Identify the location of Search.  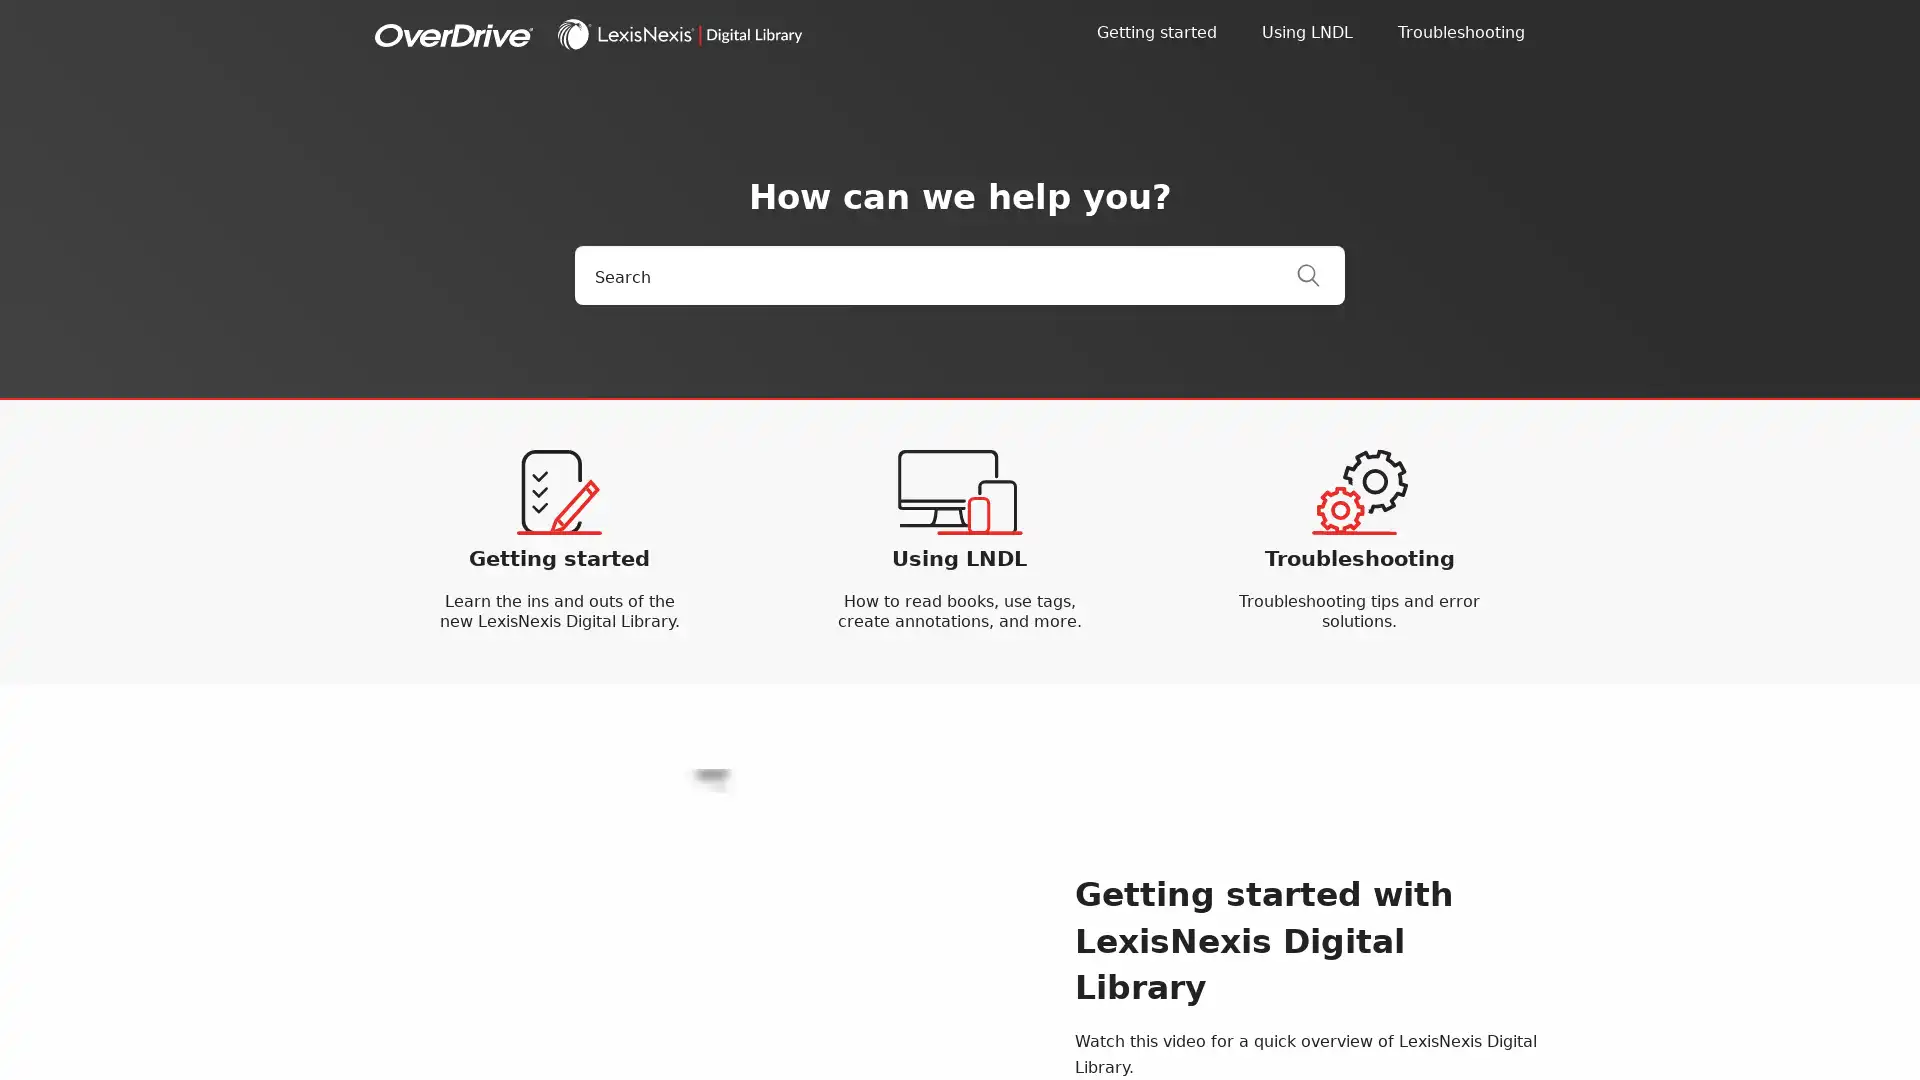
(1320, 275).